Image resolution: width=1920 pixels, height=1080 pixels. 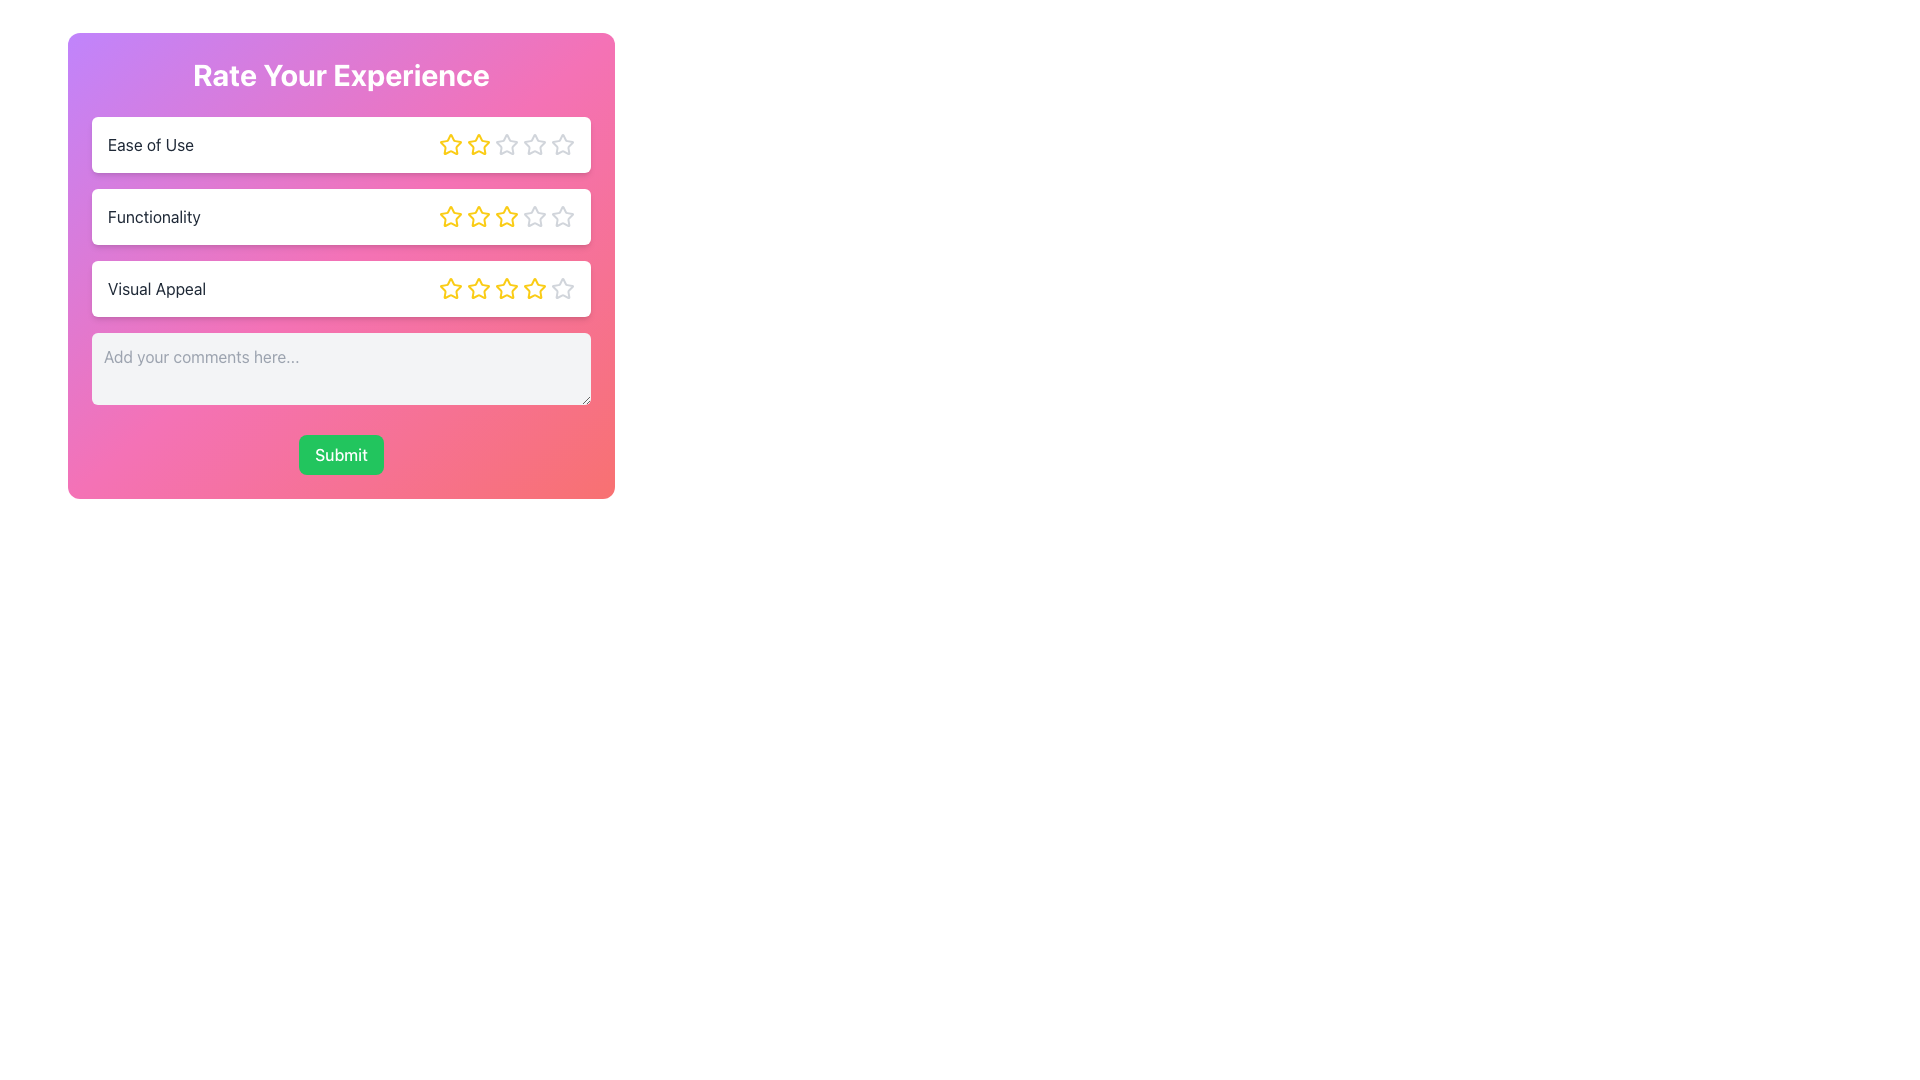 What do you see at coordinates (341, 455) in the screenshot?
I see `the 'Submit' button, which has a green background and white text` at bounding box center [341, 455].